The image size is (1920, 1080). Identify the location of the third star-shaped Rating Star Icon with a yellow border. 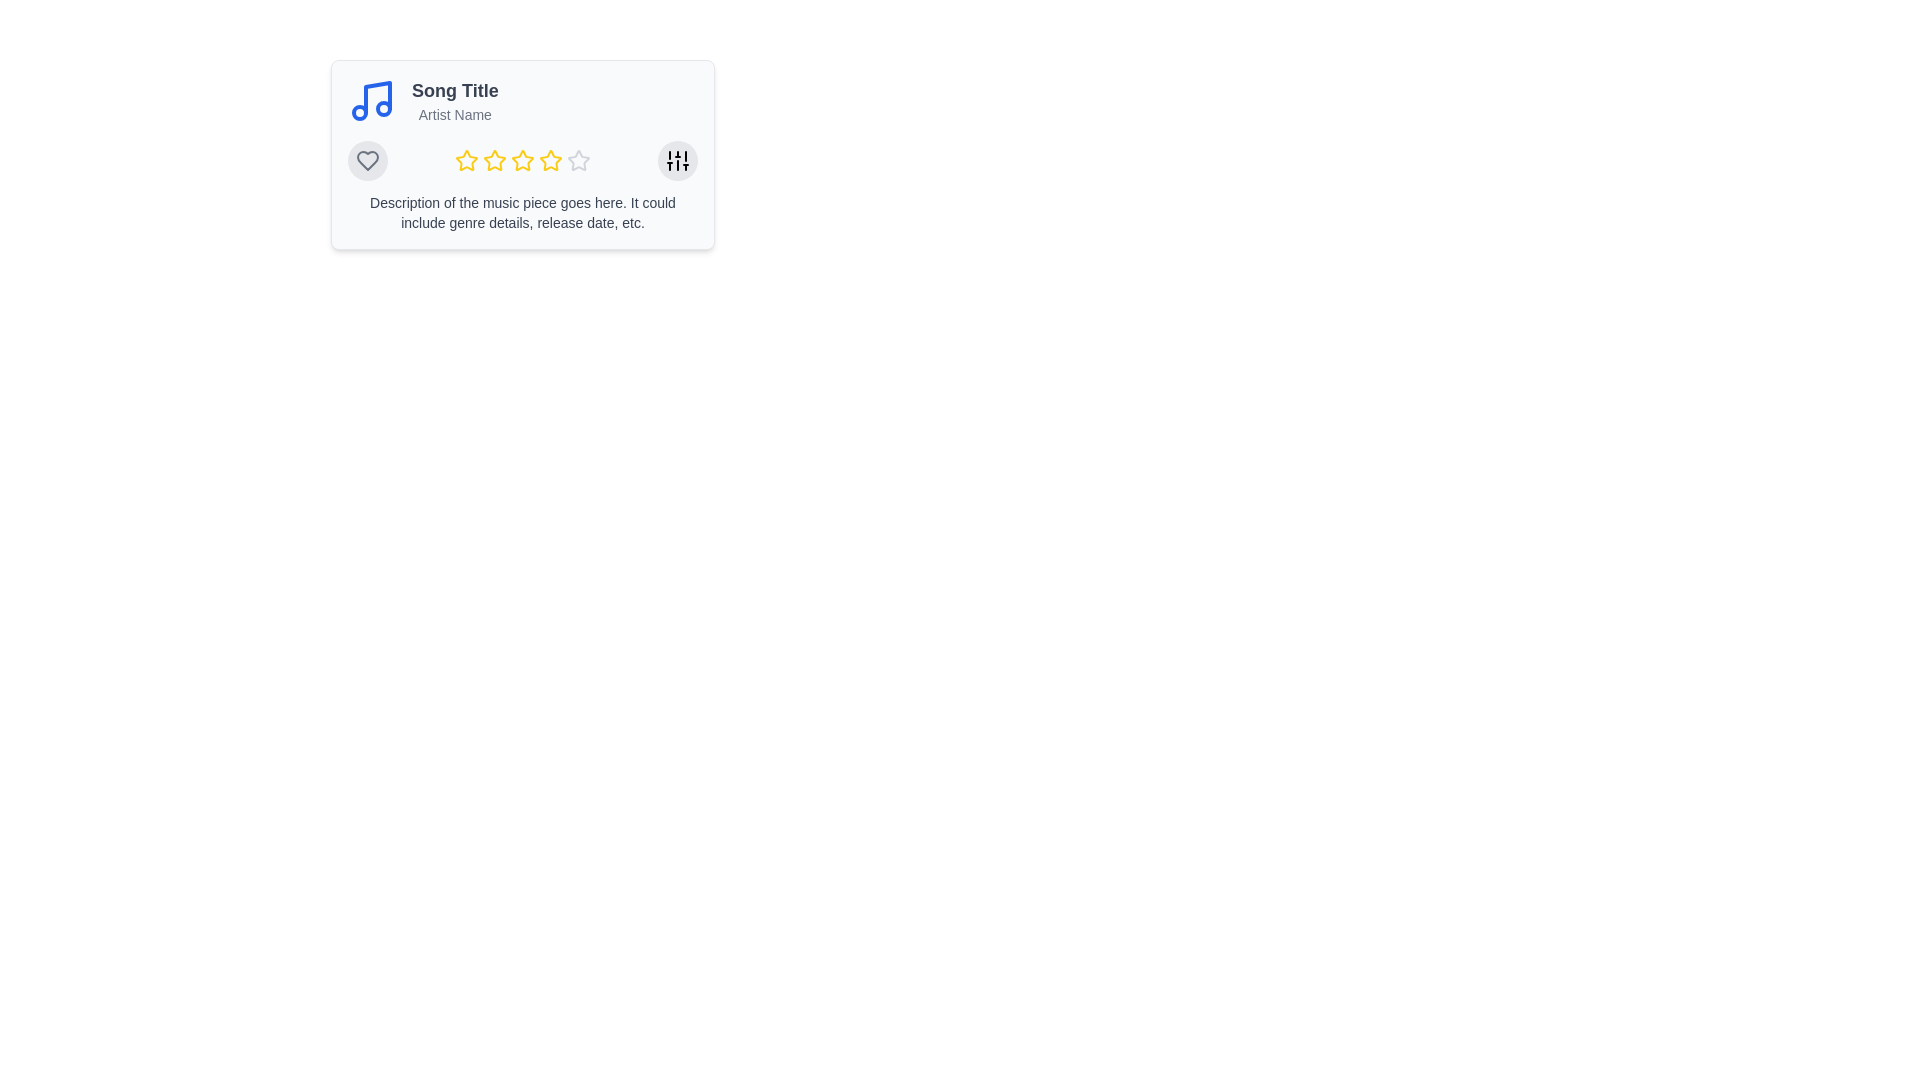
(523, 159).